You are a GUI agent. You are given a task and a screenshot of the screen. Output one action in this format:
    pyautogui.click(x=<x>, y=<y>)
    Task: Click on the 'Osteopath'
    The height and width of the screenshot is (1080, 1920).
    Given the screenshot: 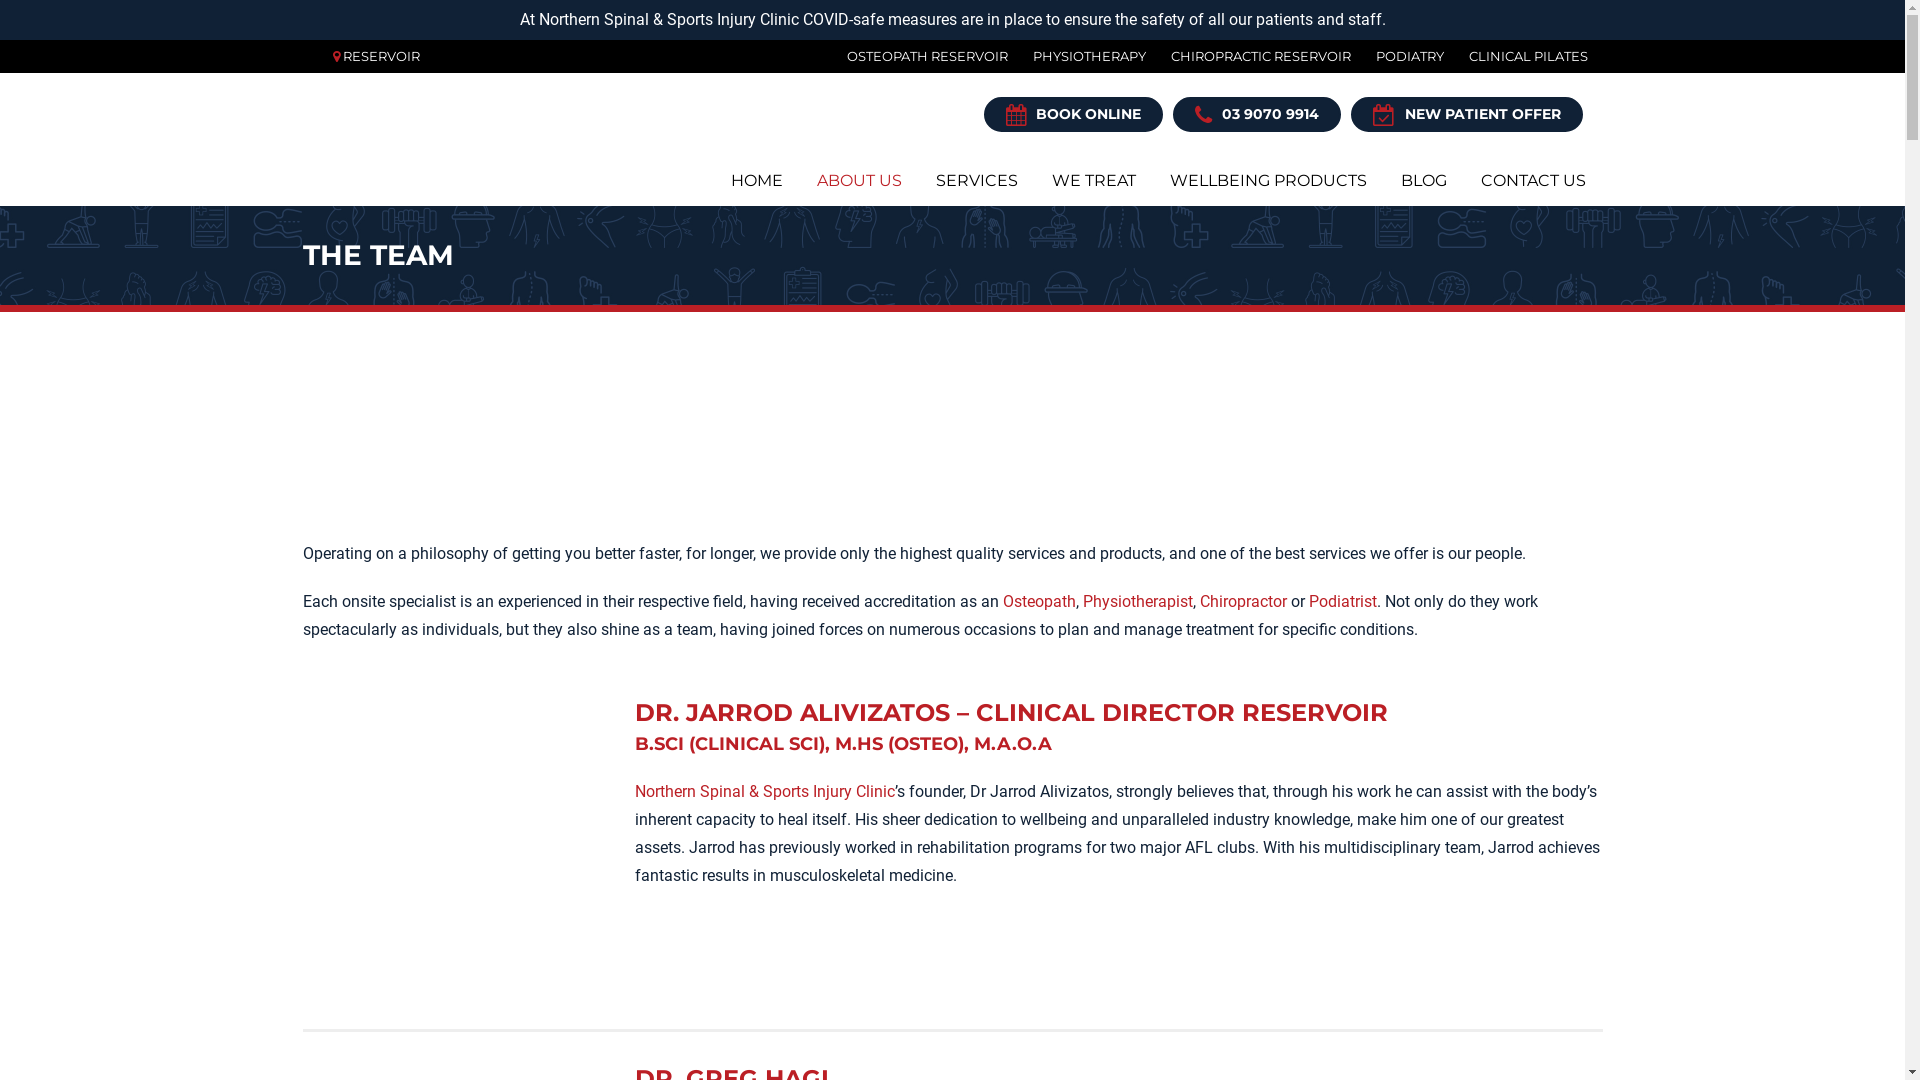 What is the action you would take?
    pyautogui.click(x=1002, y=600)
    